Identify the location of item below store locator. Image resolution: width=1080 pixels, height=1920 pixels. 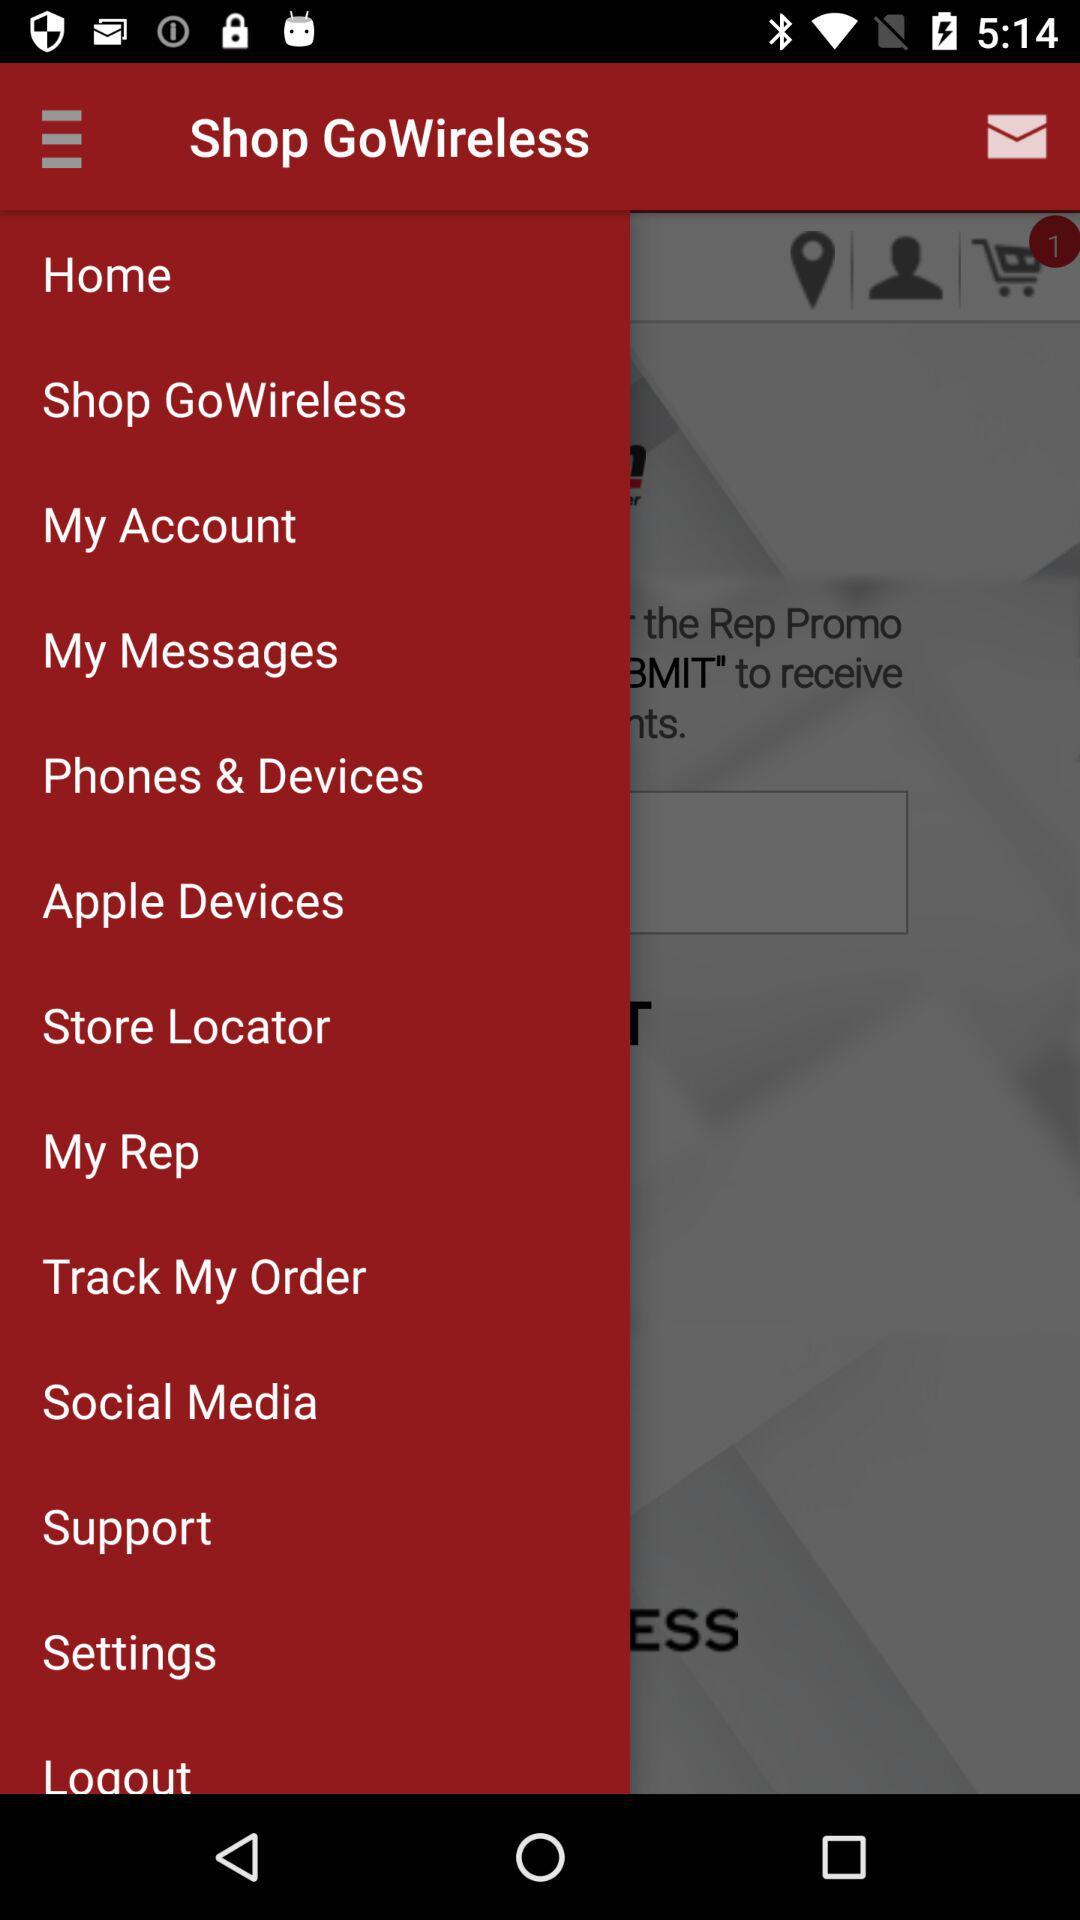
(315, 1149).